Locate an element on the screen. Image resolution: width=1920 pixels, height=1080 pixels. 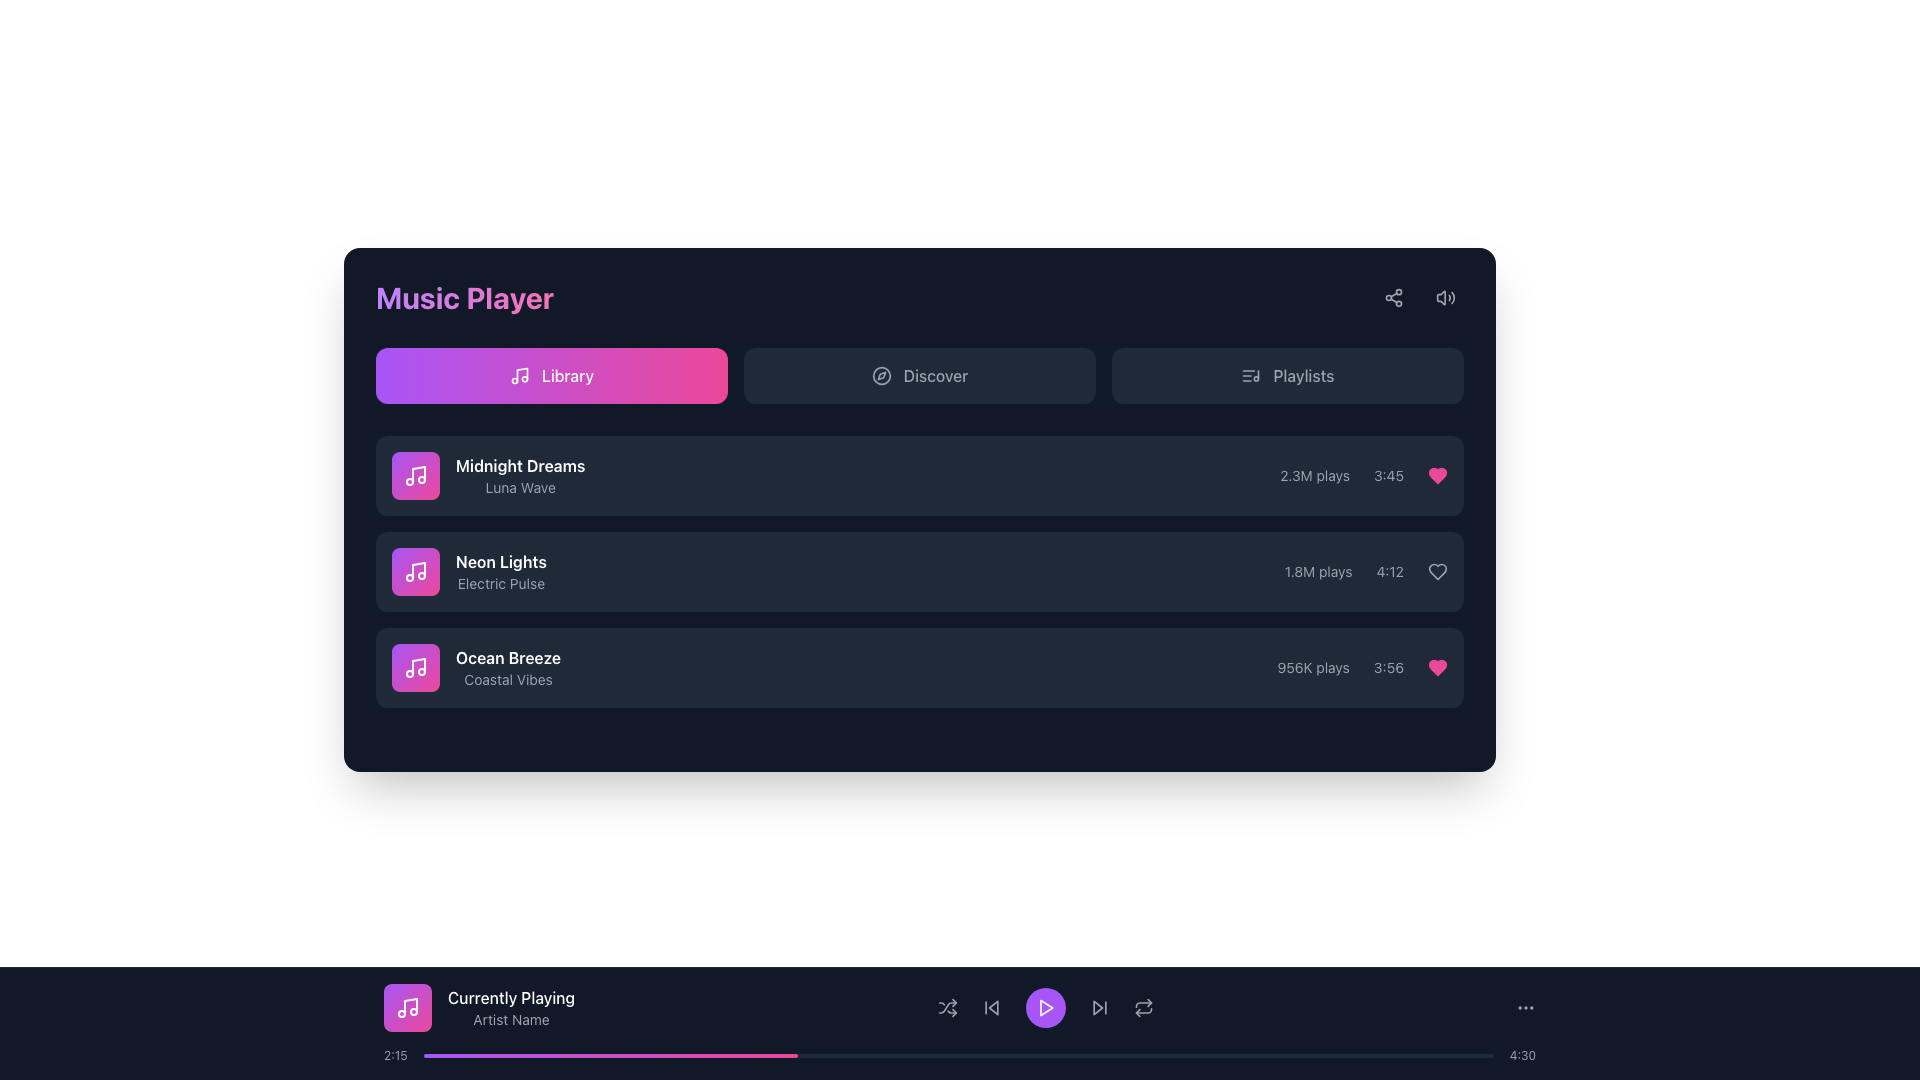
the third music track entry in the Library section of the music player interface is located at coordinates (475, 667).